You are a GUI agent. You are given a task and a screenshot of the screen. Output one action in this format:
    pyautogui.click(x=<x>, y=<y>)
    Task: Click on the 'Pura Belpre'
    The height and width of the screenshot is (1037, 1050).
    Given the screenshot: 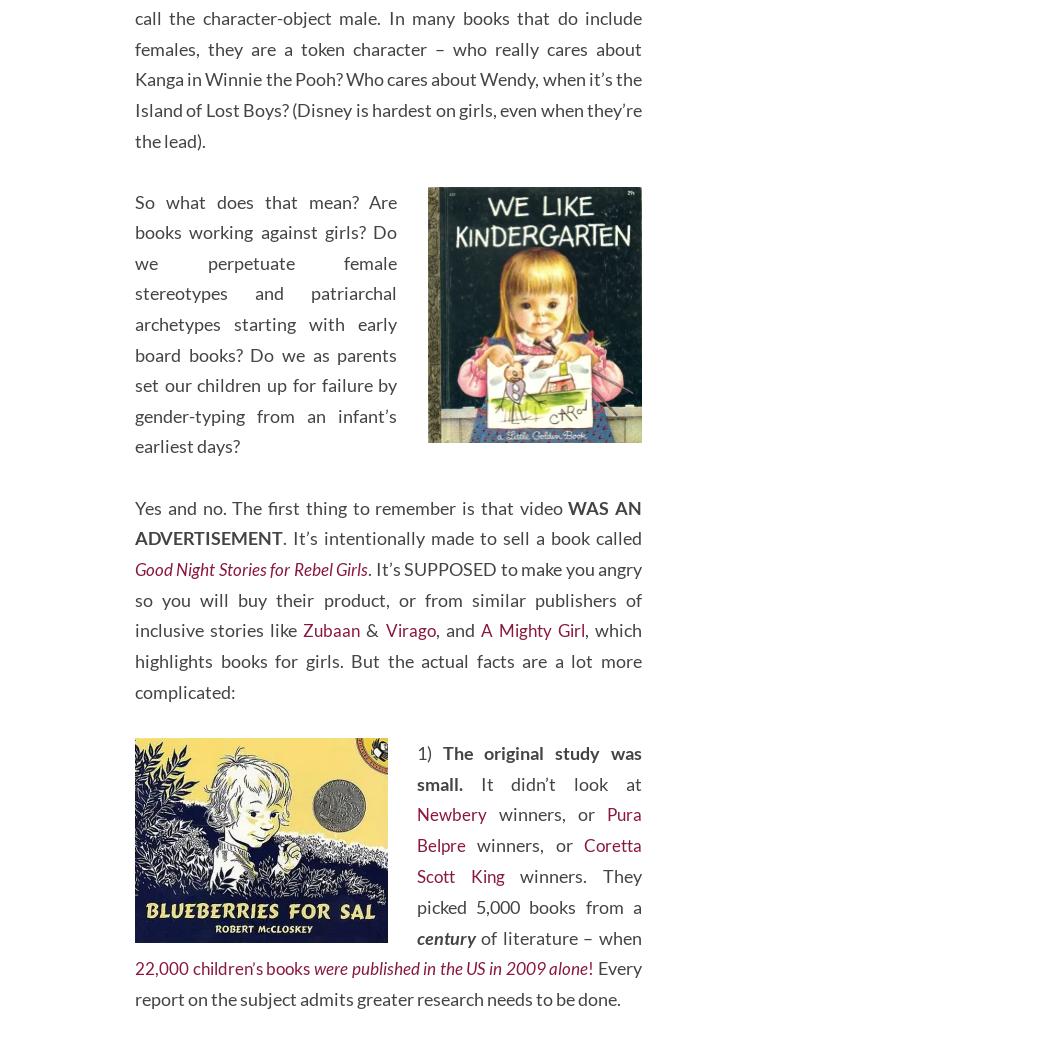 What is the action you would take?
    pyautogui.click(x=530, y=857)
    